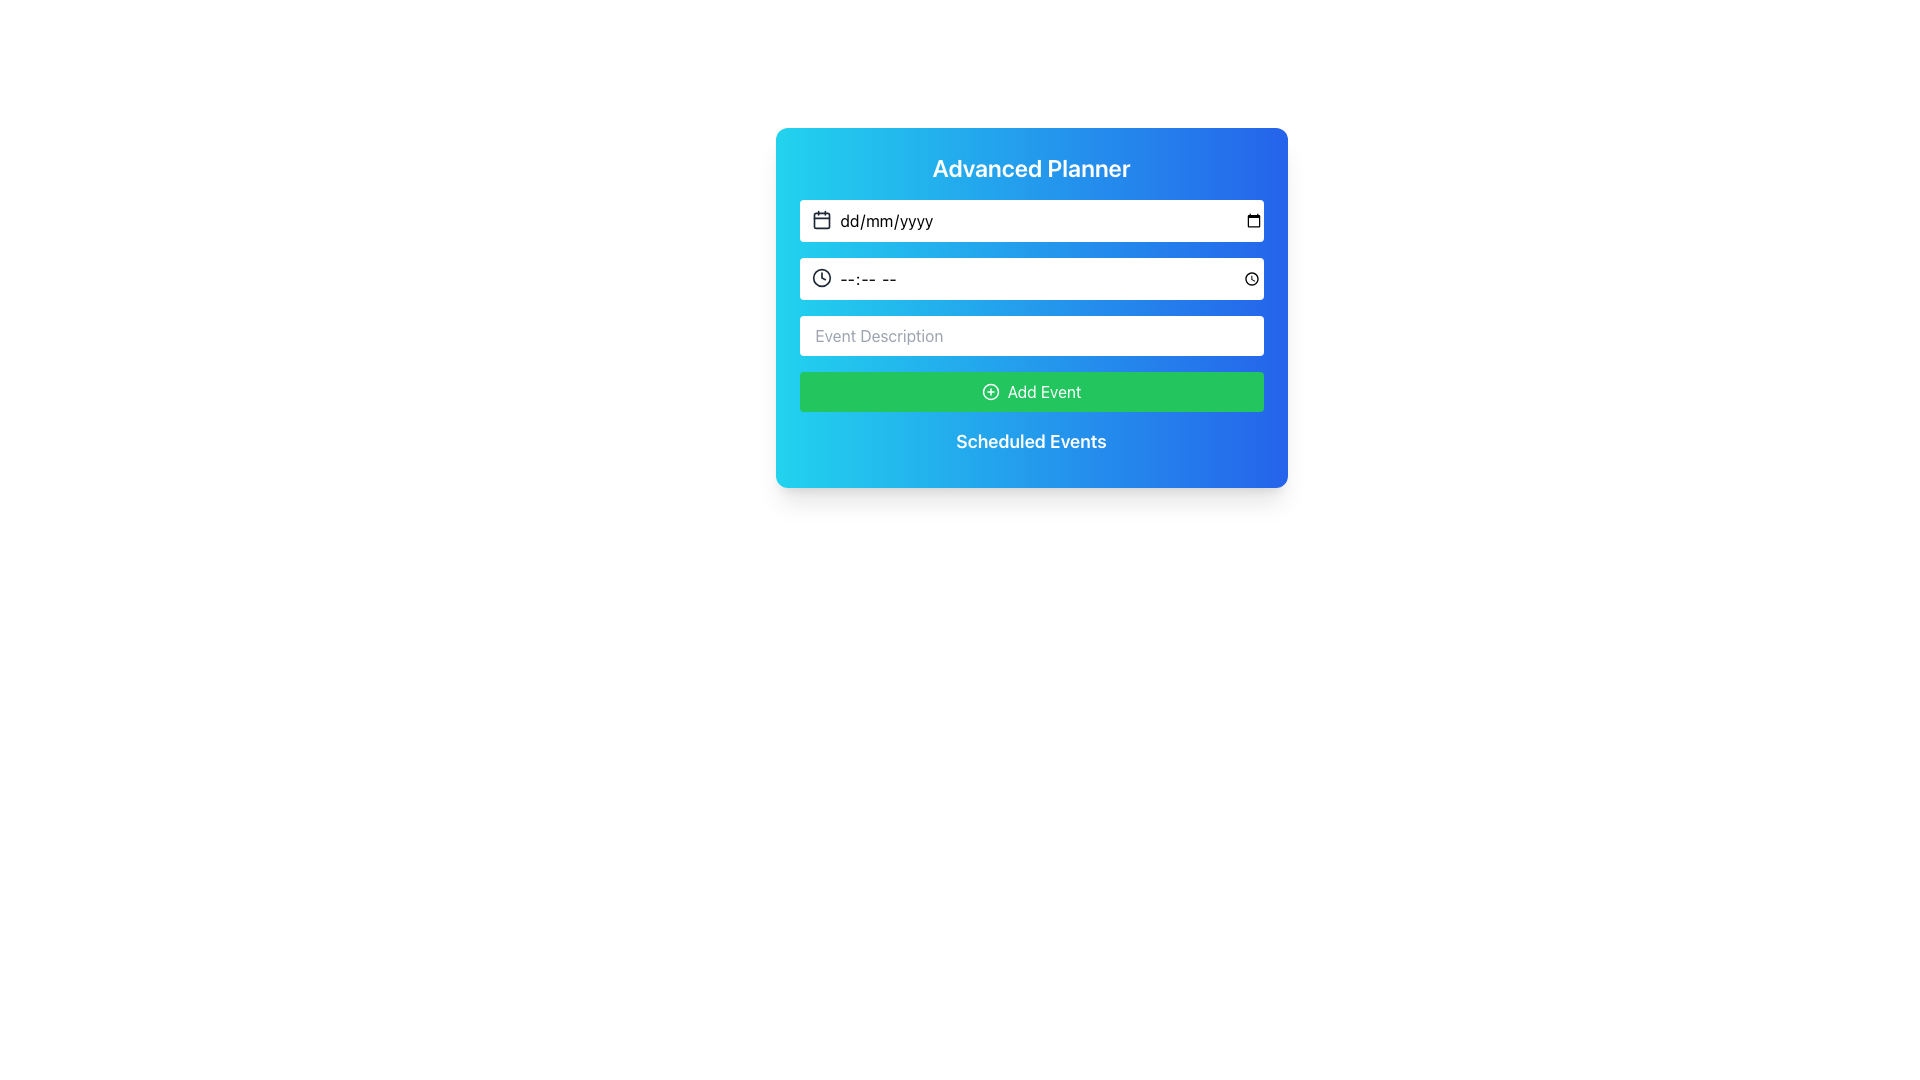 The width and height of the screenshot is (1920, 1080). Describe the element at coordinates (821, 220) in the screenshot. I see `the rectangular shape with soft rounded corners within the calendar icon on the left side of the date input in the 'Advanced Planner' interface` at that location.